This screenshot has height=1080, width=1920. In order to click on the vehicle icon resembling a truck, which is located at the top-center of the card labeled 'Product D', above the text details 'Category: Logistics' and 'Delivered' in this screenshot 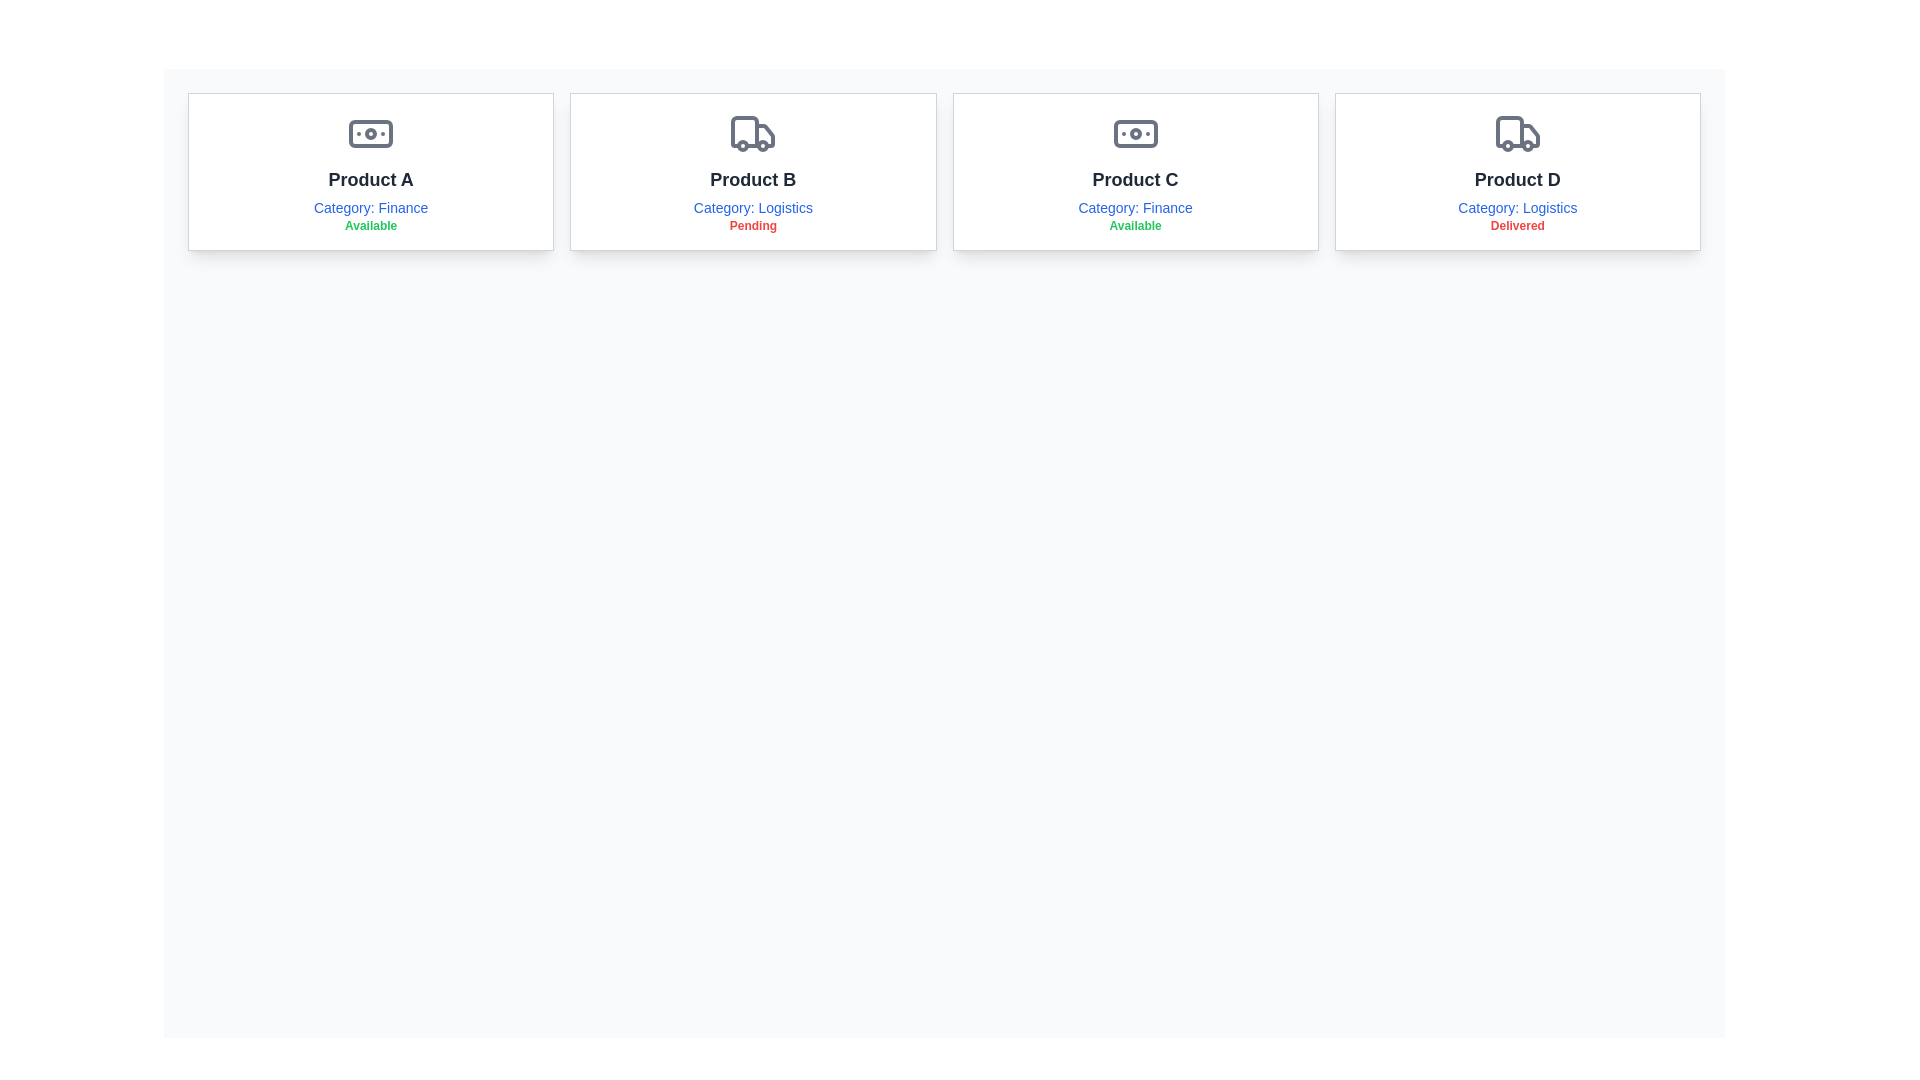, I will do `click(1517, 134)`.